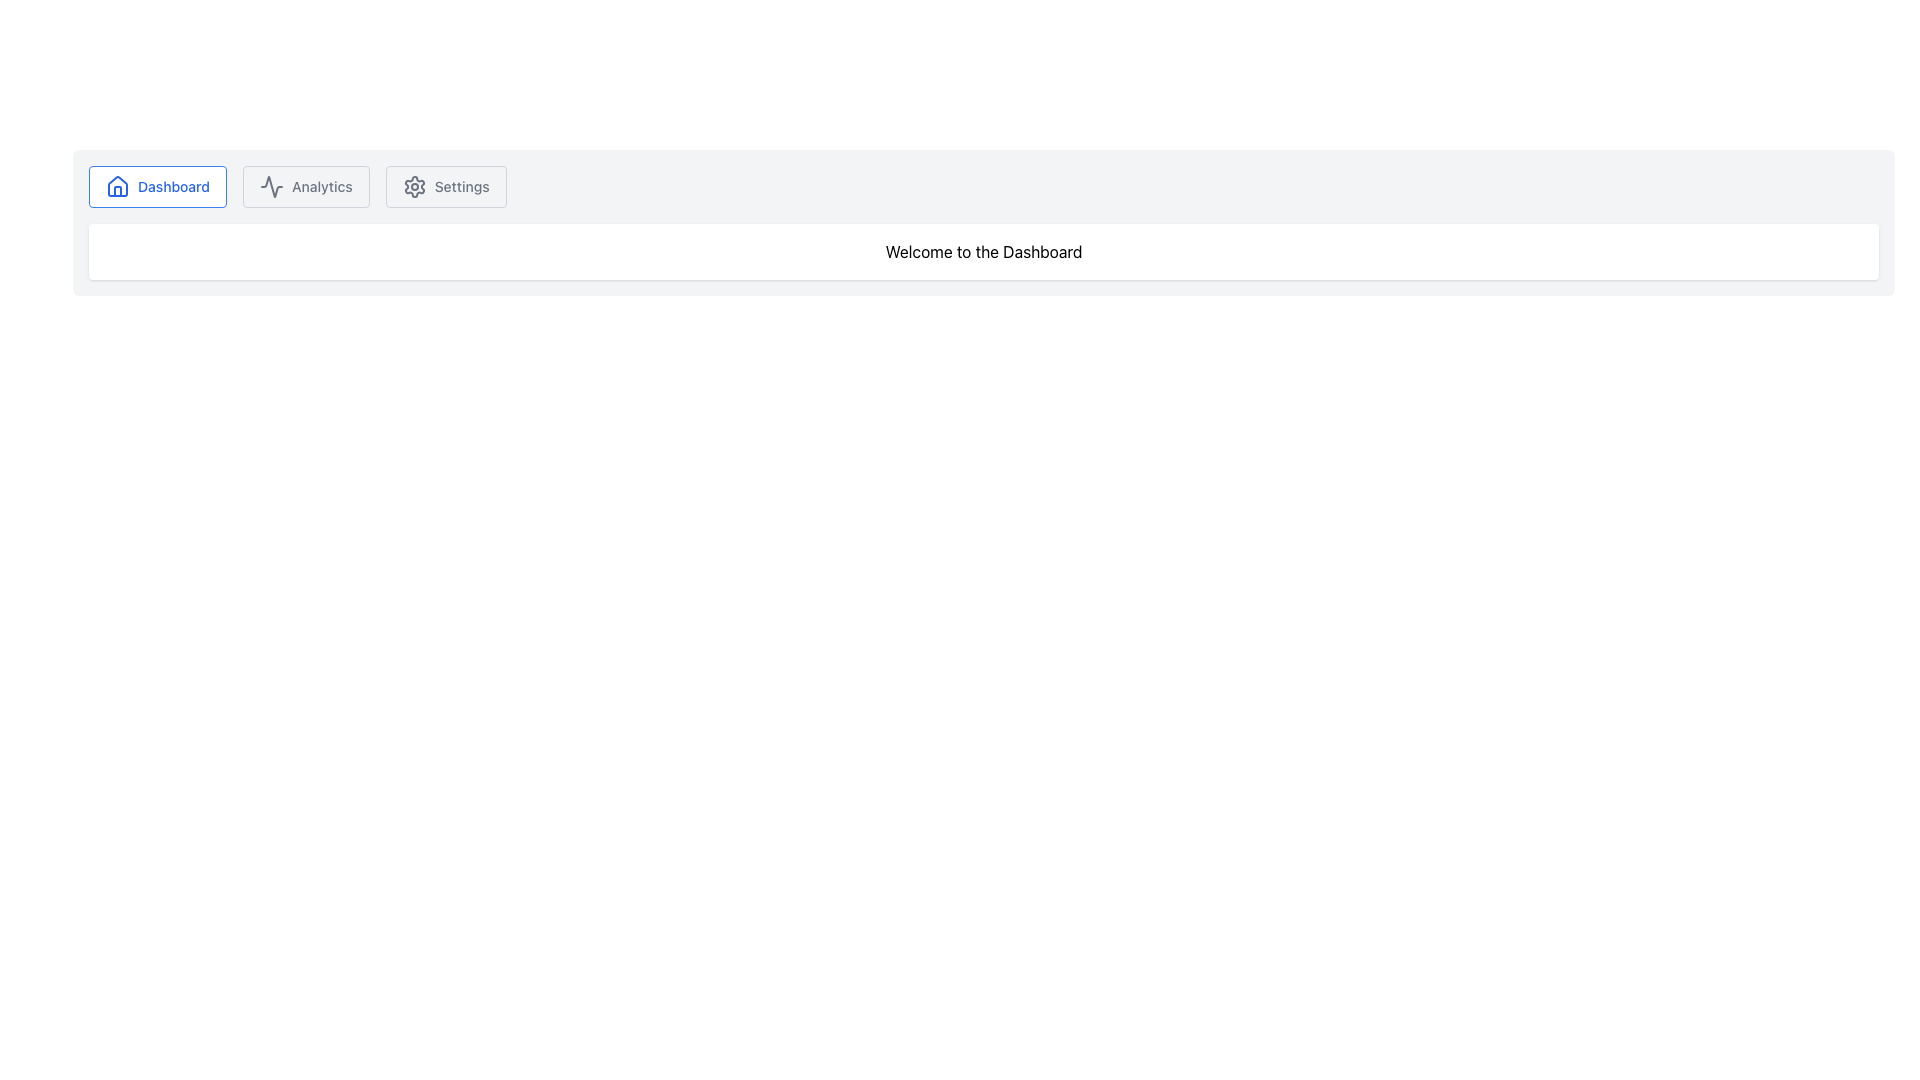 The image size is (1920, 1080). I want to click on the small icon resembling an activity waveform graph located to the left of the text 'Analytics' in the navigation bar, so click(271, 186).